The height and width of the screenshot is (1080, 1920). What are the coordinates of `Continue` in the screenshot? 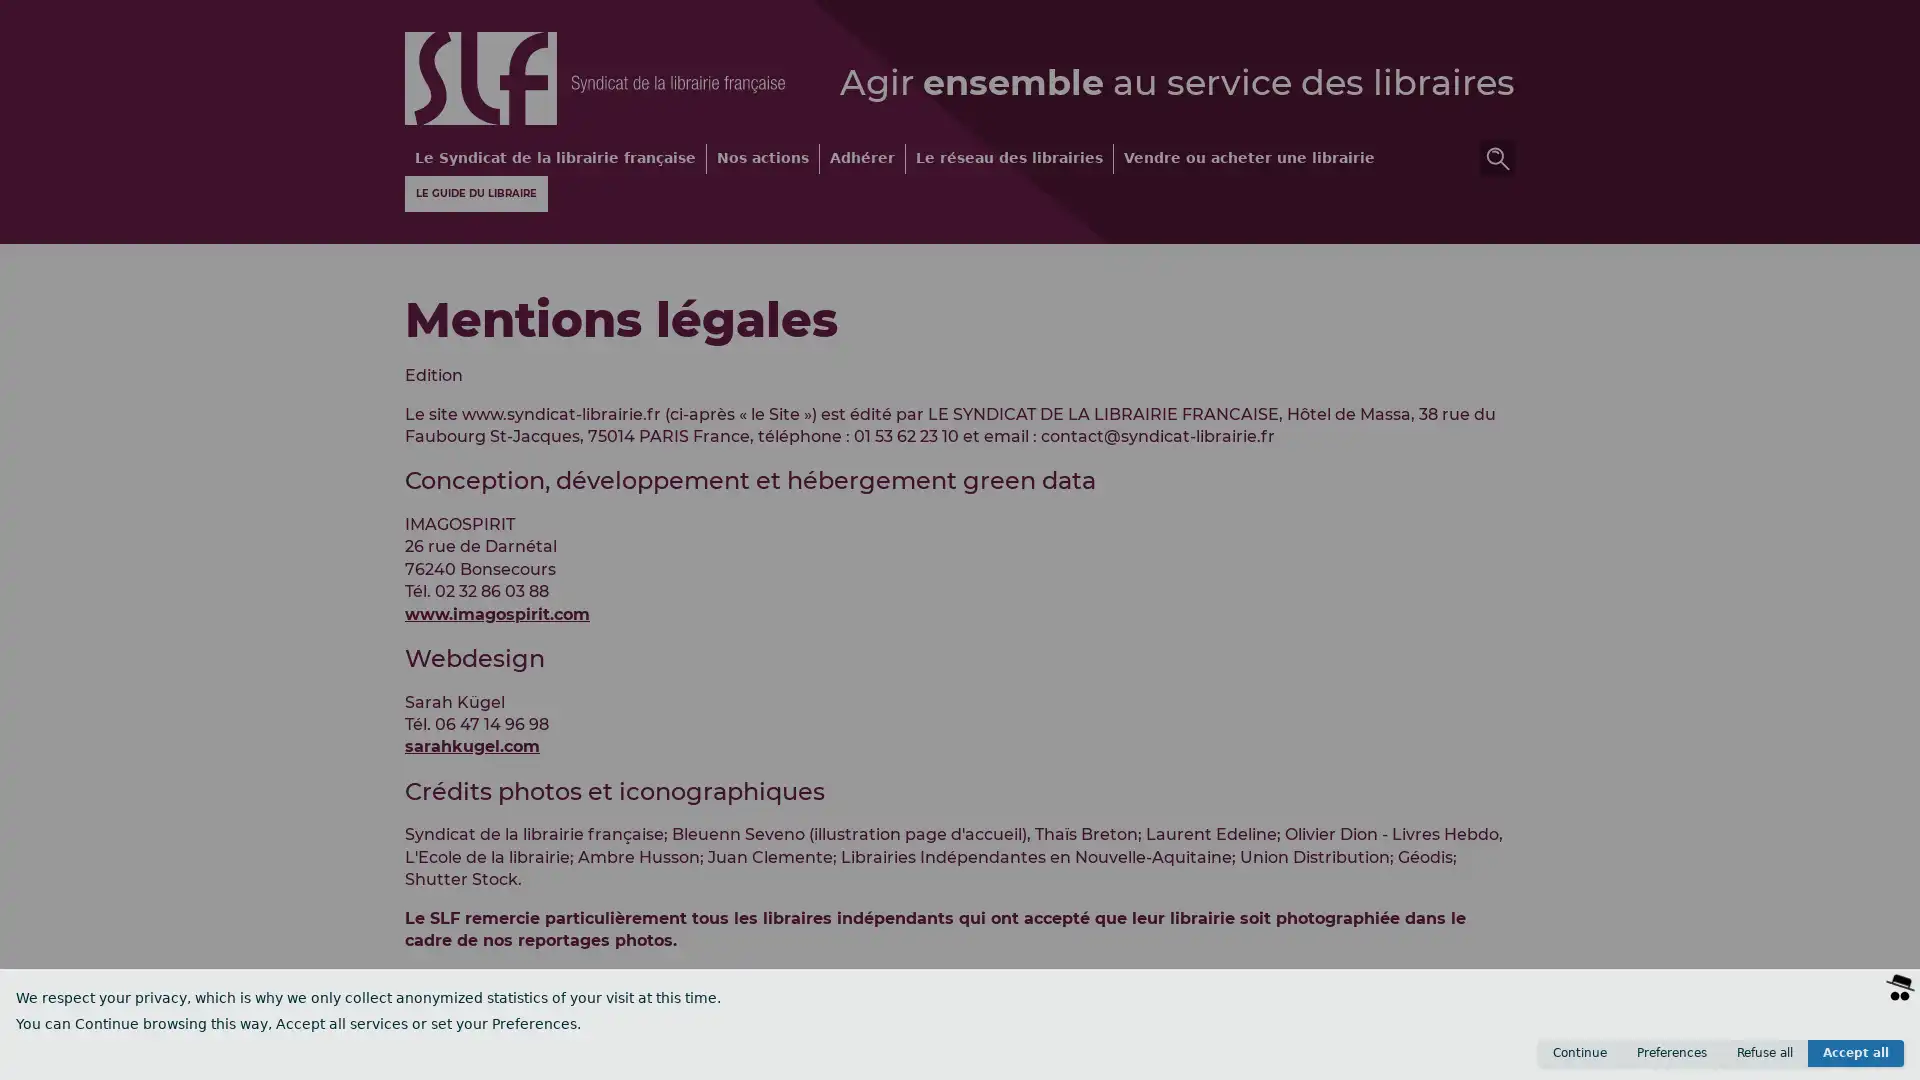 It's located at (1578, 1052).